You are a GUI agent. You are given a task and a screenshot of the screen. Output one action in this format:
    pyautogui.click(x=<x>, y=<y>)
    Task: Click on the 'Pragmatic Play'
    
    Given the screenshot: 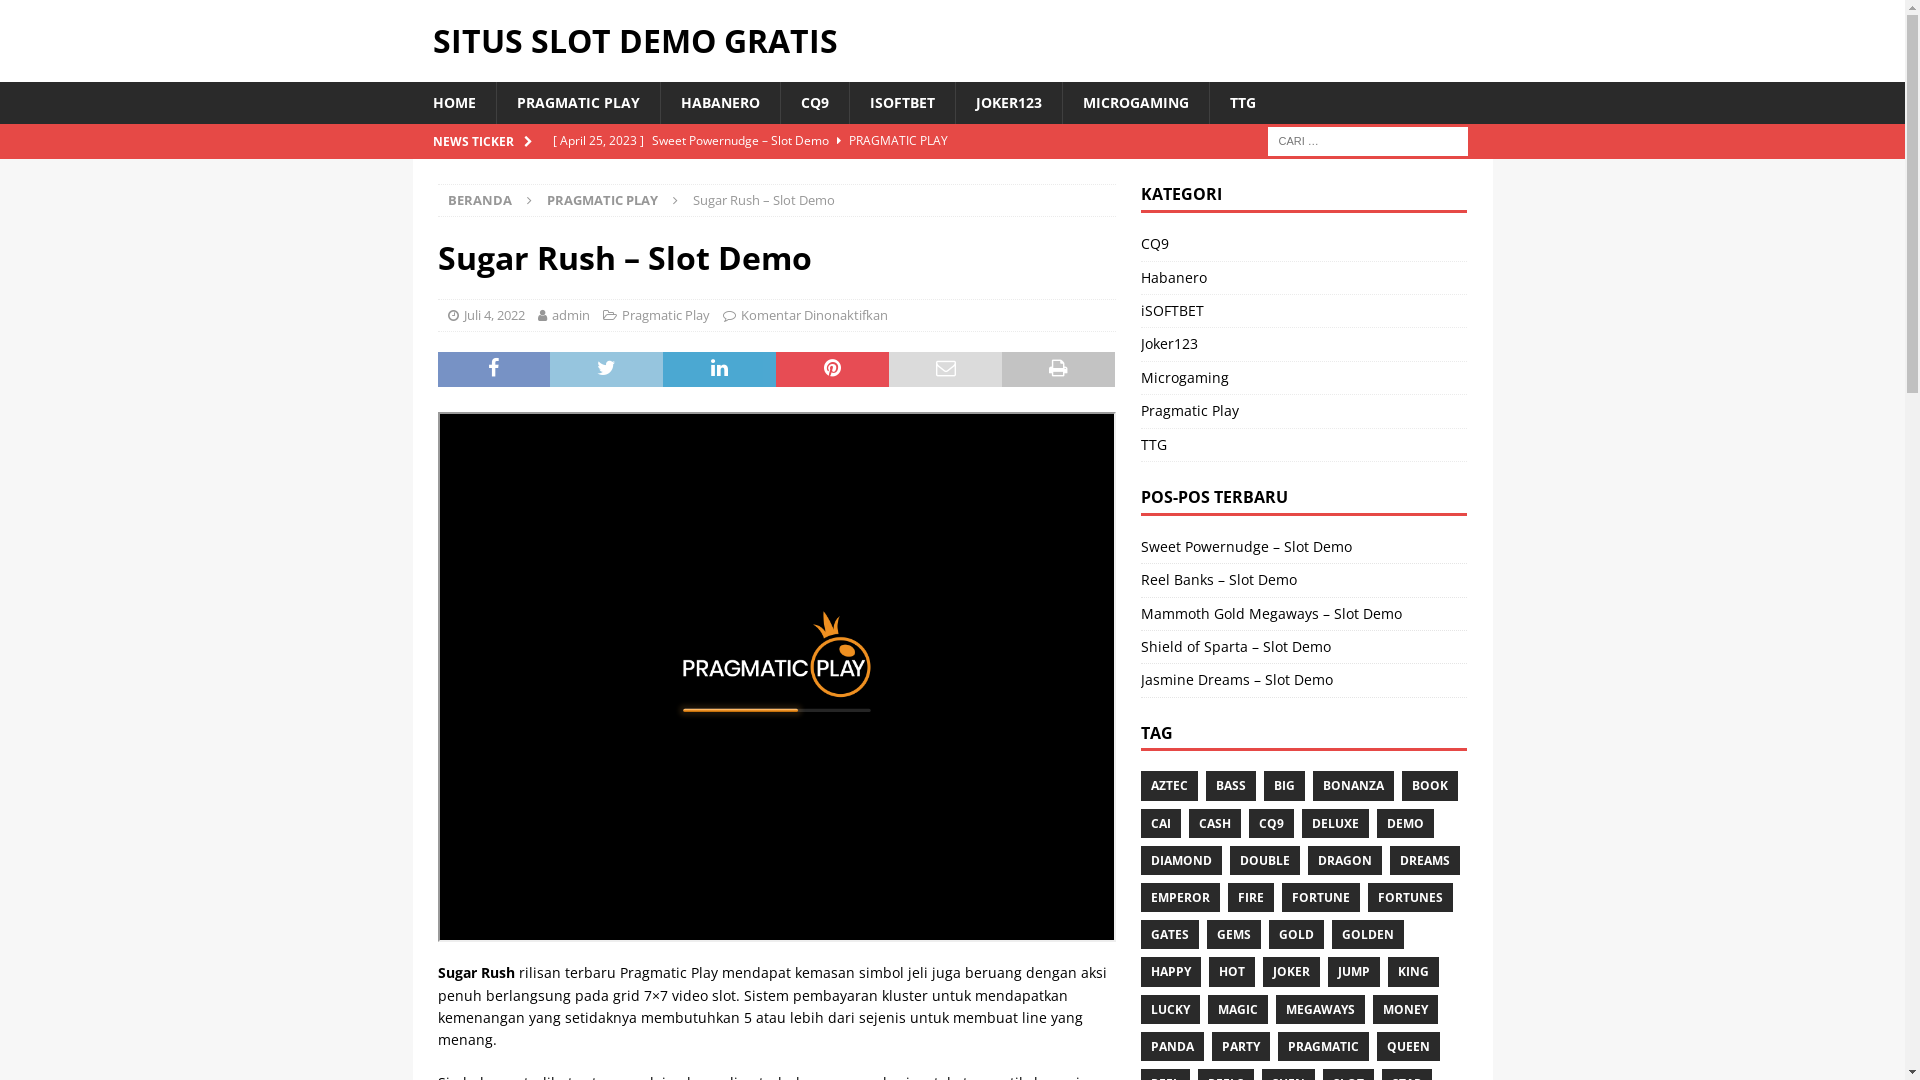 What is the action you would take?
    pyautogui.click(x=1304, y=410)
    